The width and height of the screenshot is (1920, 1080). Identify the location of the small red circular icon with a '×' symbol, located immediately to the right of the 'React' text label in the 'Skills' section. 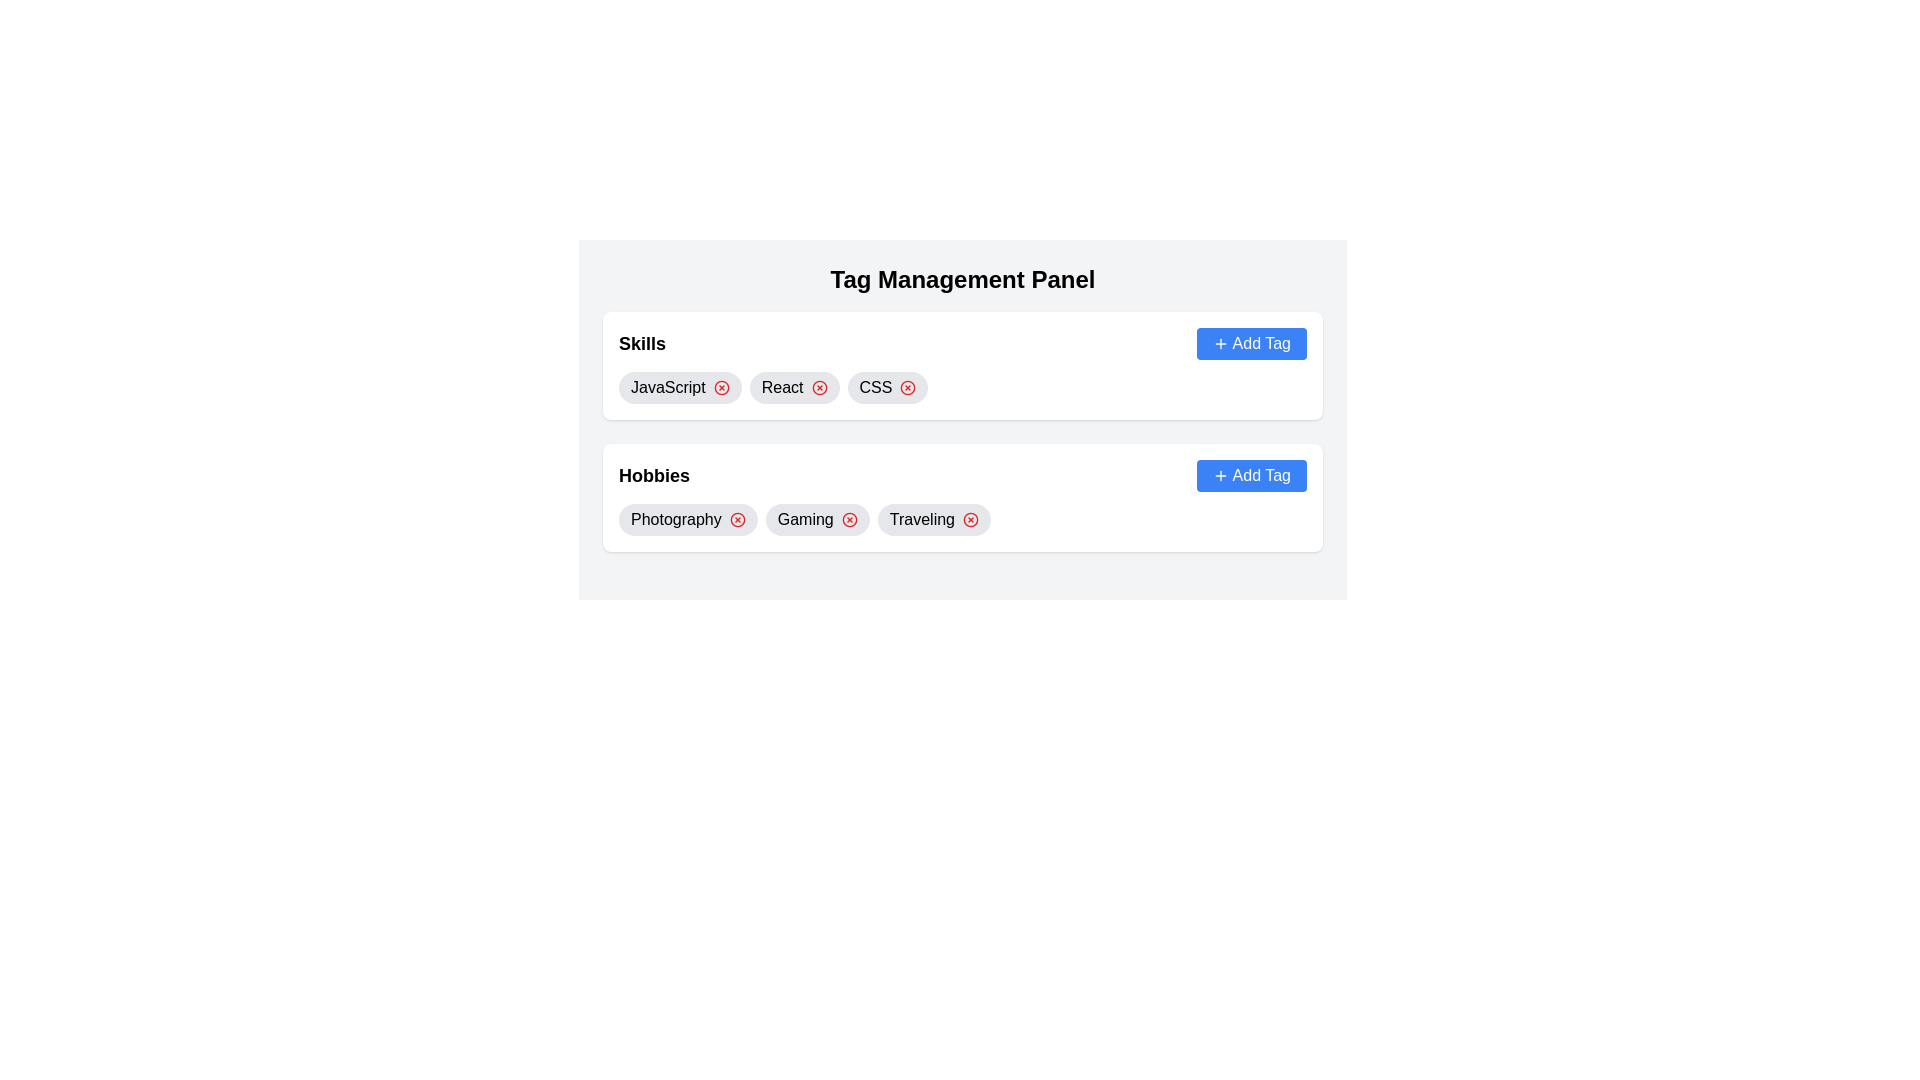
(819, 388).